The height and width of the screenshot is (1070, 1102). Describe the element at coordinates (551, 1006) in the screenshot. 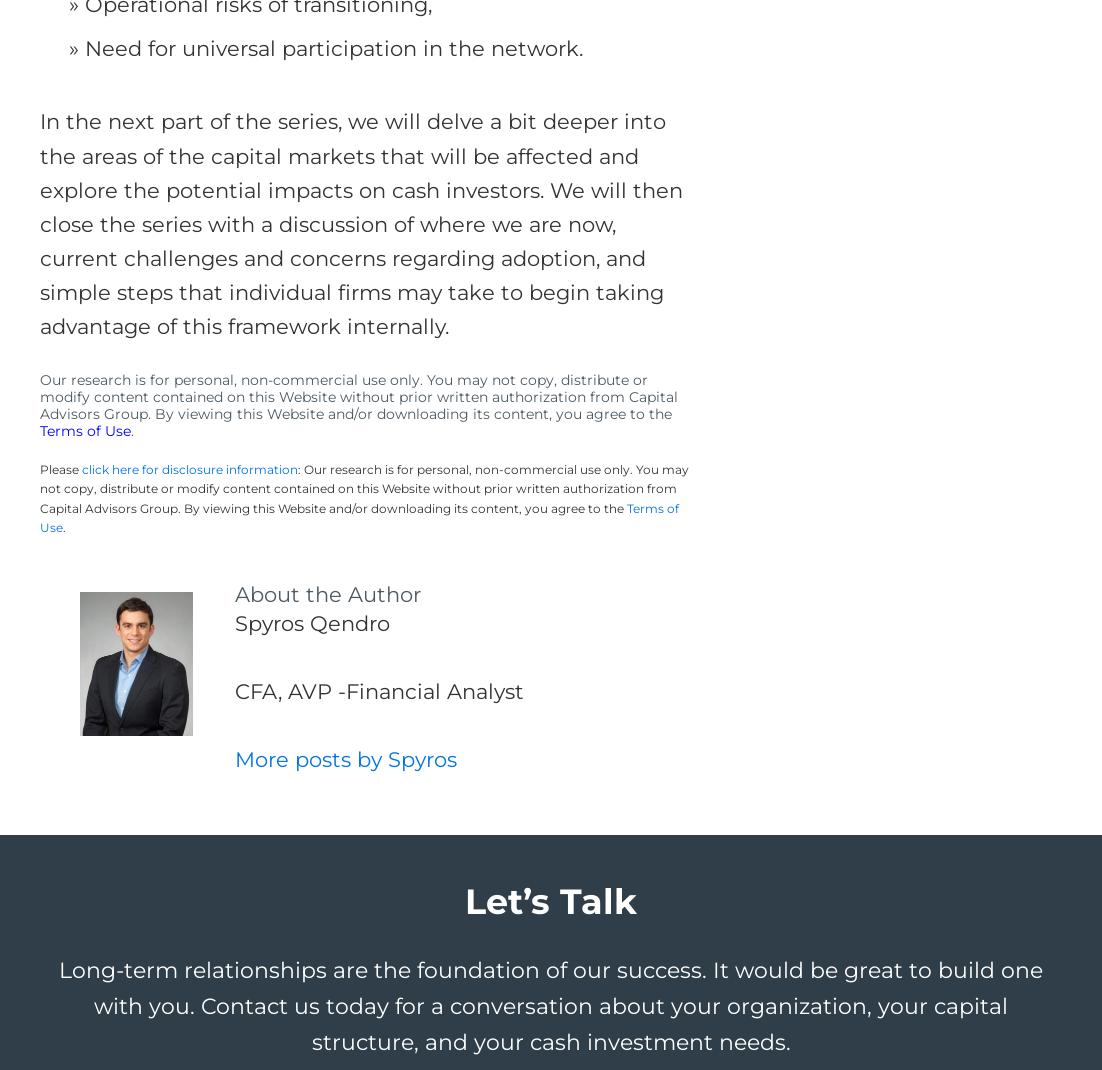

I see `'Long-term relationships are the foundation of our success. It would be great to build one with you. Contact us today for a conversation about your organization, your capital structure, and your cash investment needs.'` at that location.